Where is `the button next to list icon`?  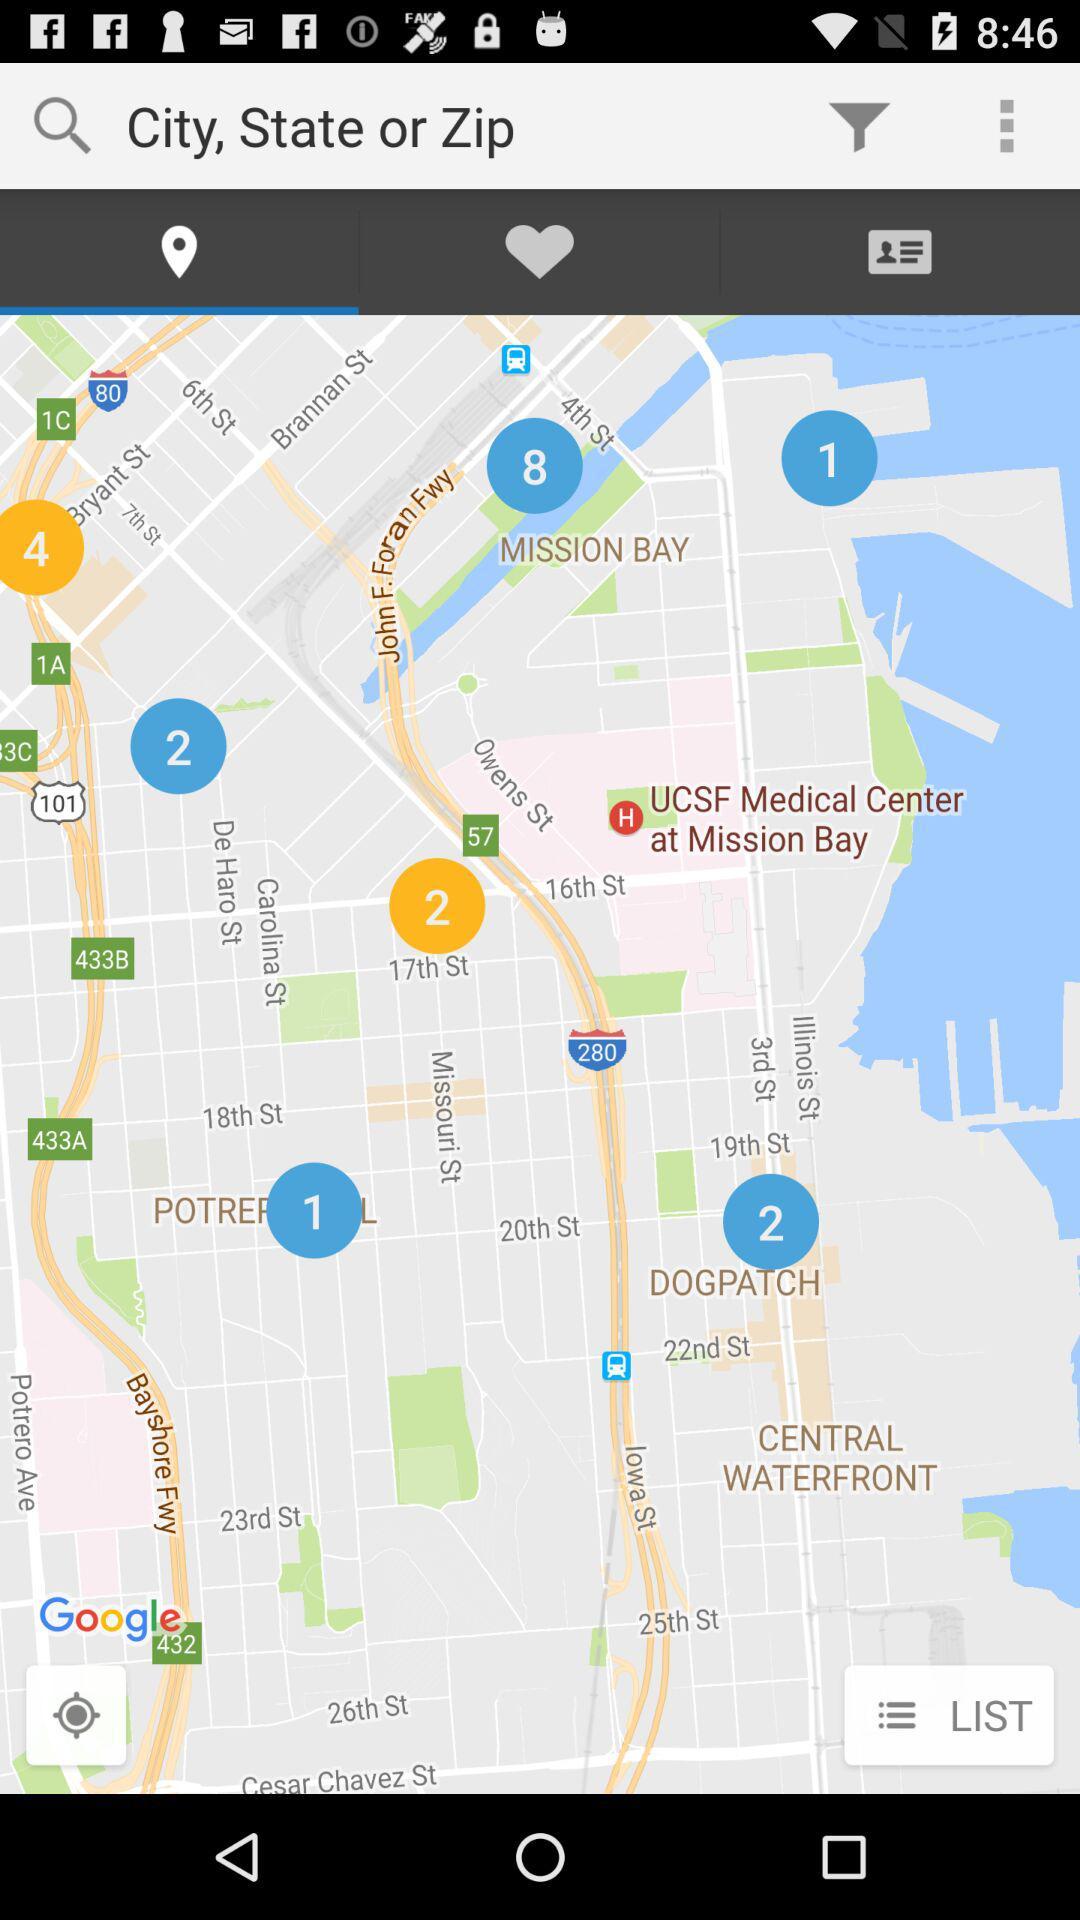
the button next to list icon is located at coordinates (75, 1716).